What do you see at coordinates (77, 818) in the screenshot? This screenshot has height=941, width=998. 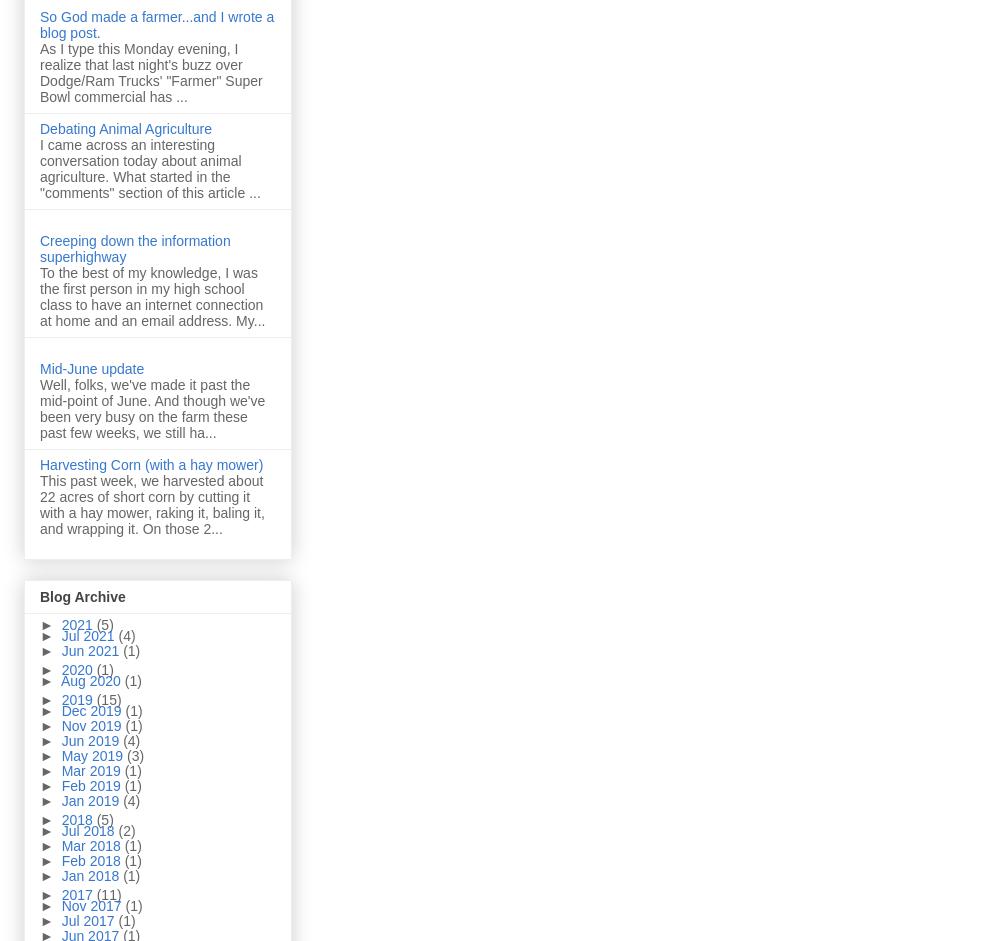 I see `'2018'` at bounding box center [77, 818].